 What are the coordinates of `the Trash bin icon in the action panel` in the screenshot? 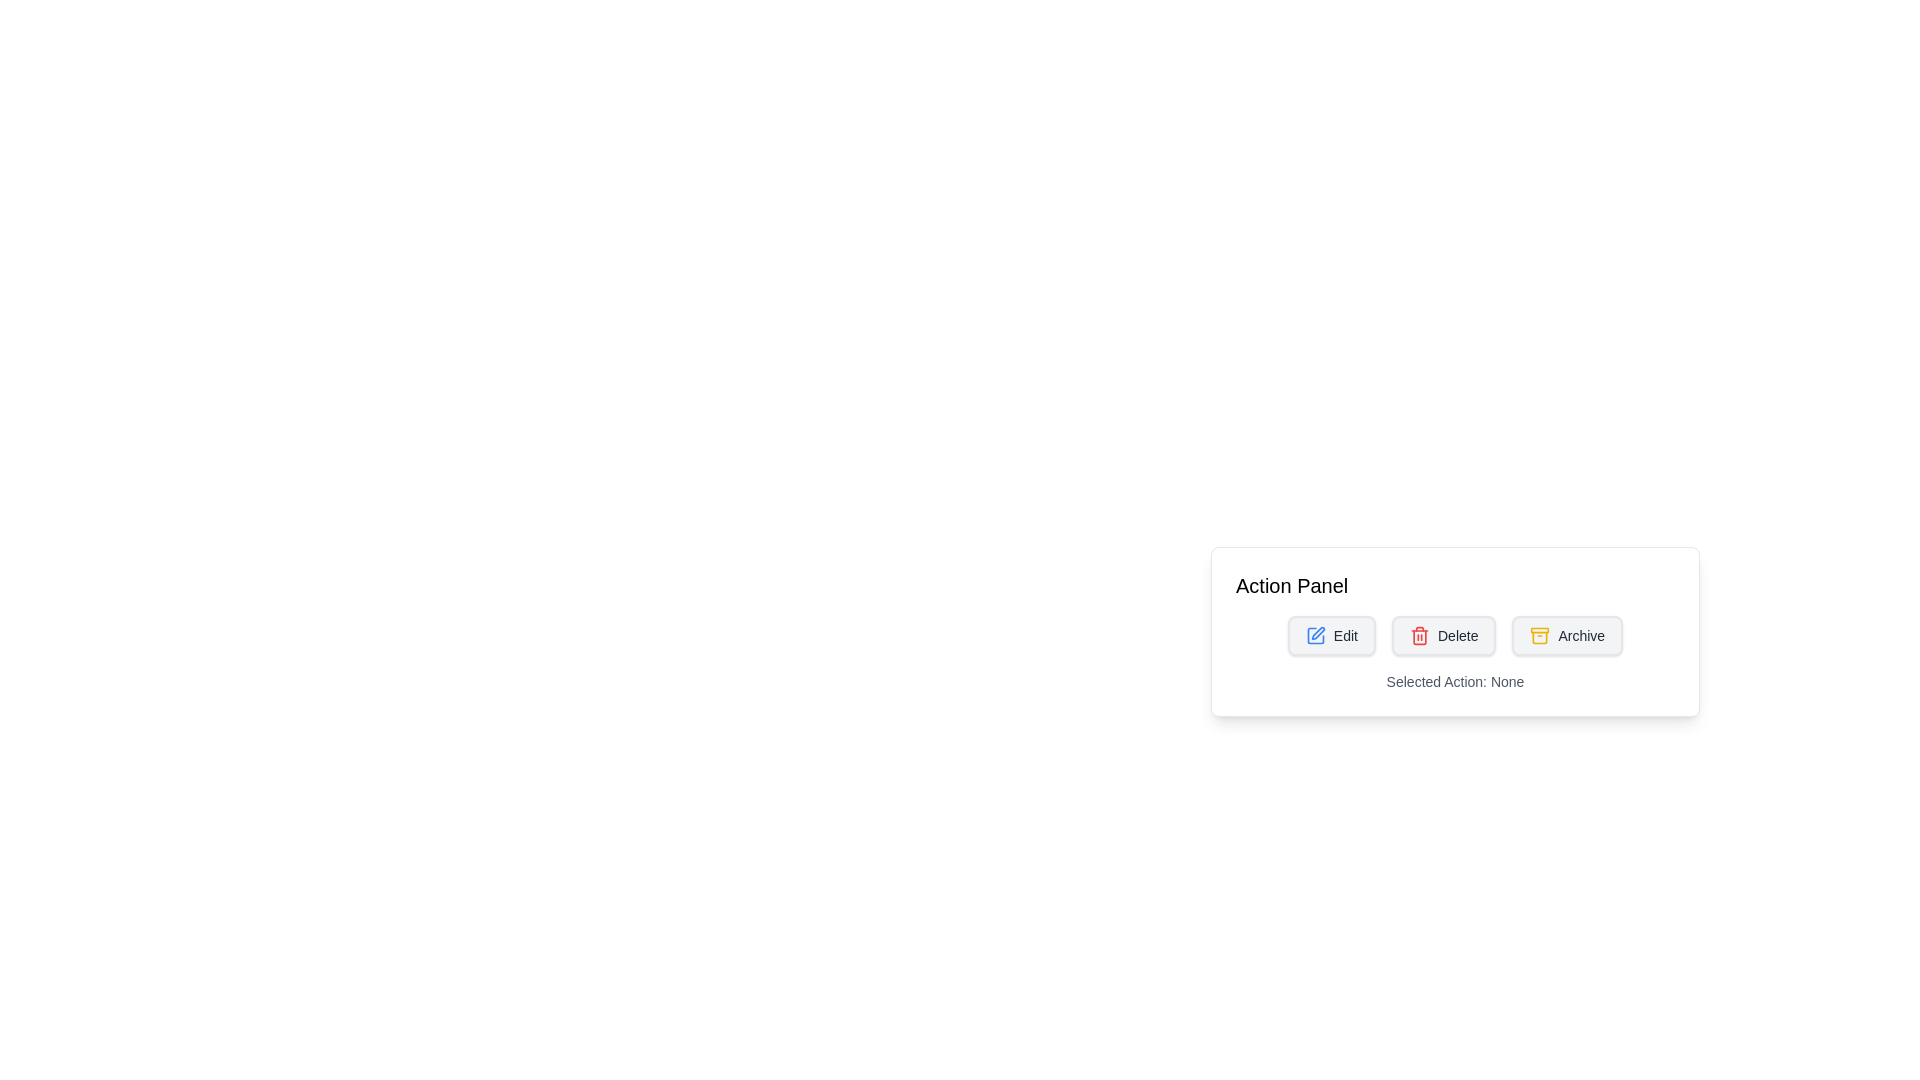 It's located at (1419, 636).